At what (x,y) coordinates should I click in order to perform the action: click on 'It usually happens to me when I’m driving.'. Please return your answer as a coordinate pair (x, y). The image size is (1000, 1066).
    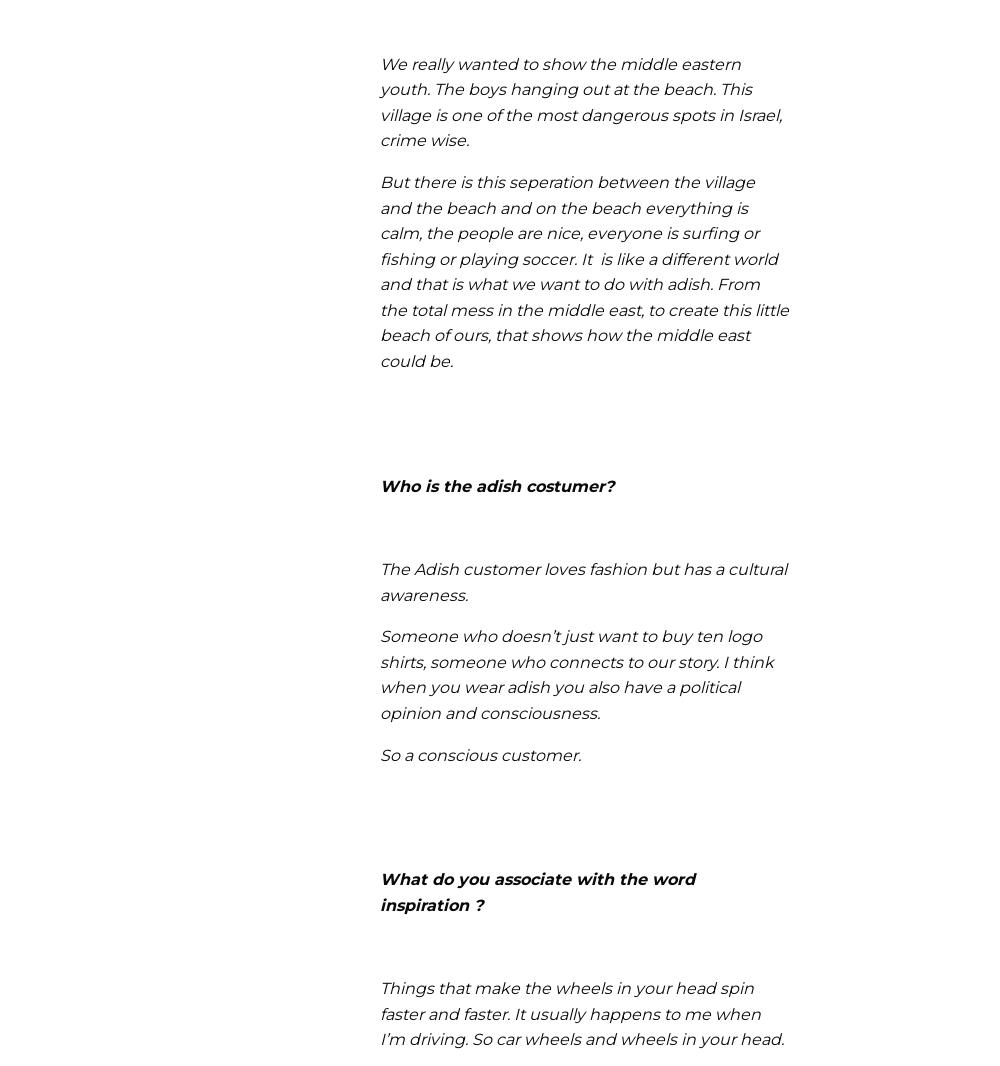
    Looking at the image, I should click on (380, 1026).